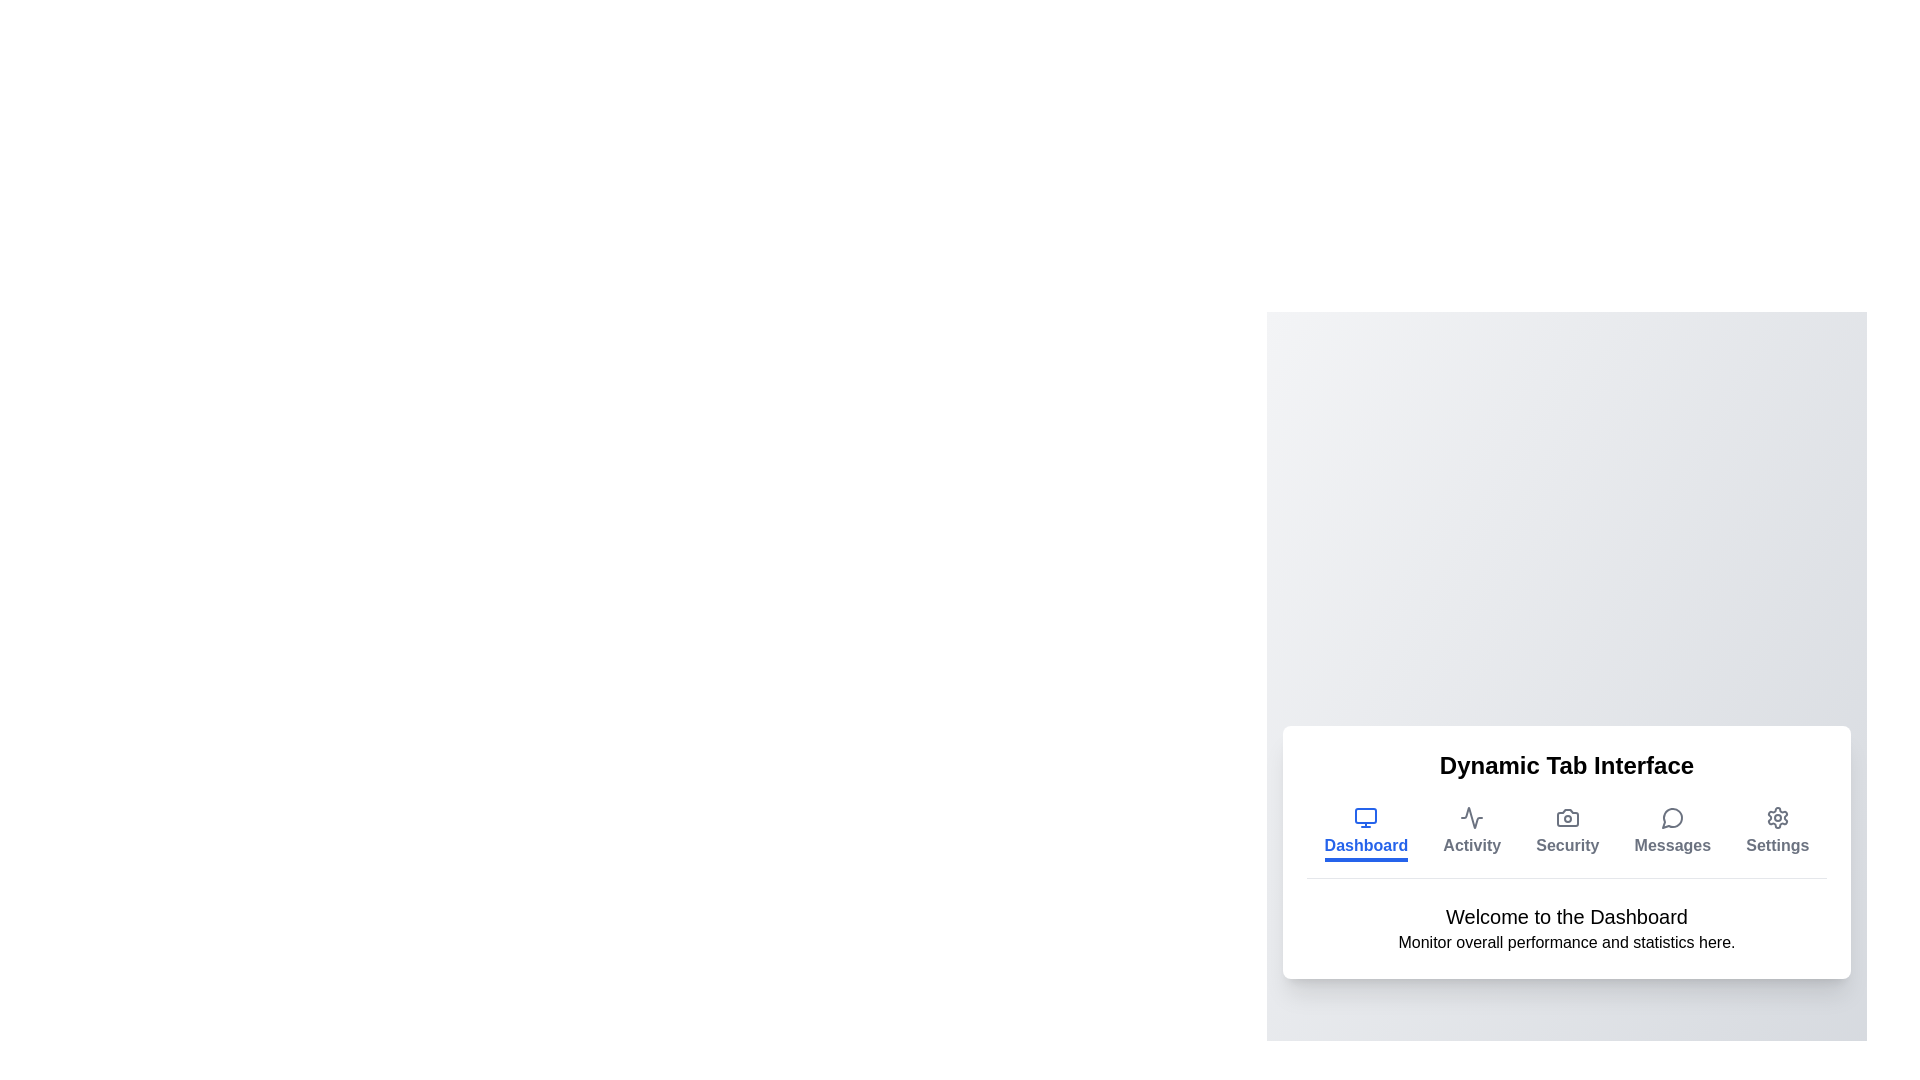 The image size is (1920, 1080). I want to click on and interpret the content of the text label that says 'Monitor overall performance and statistics here.', which is centrally aligned beneath the heading 'Welcome to the Dashboard' within the card structure, so click(1565, 942).